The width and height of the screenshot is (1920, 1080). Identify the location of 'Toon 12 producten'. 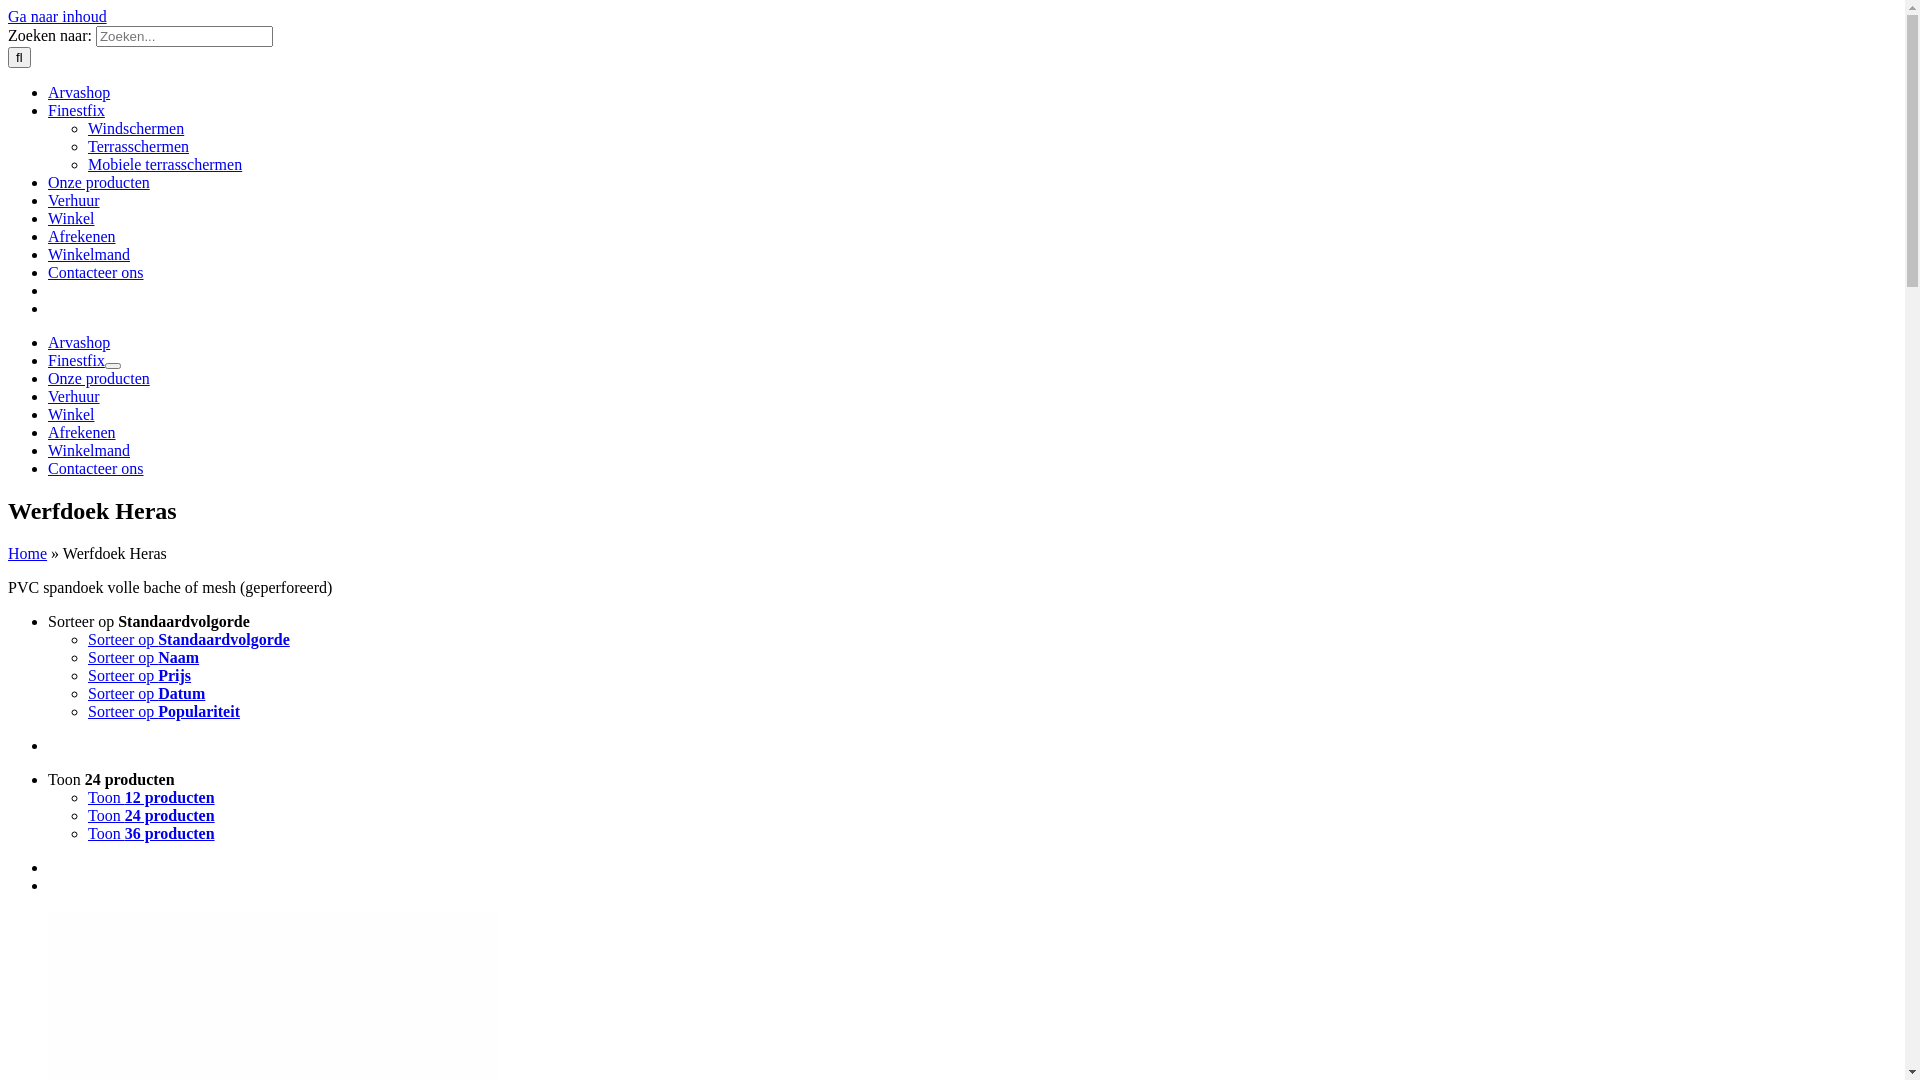
(150, 796).